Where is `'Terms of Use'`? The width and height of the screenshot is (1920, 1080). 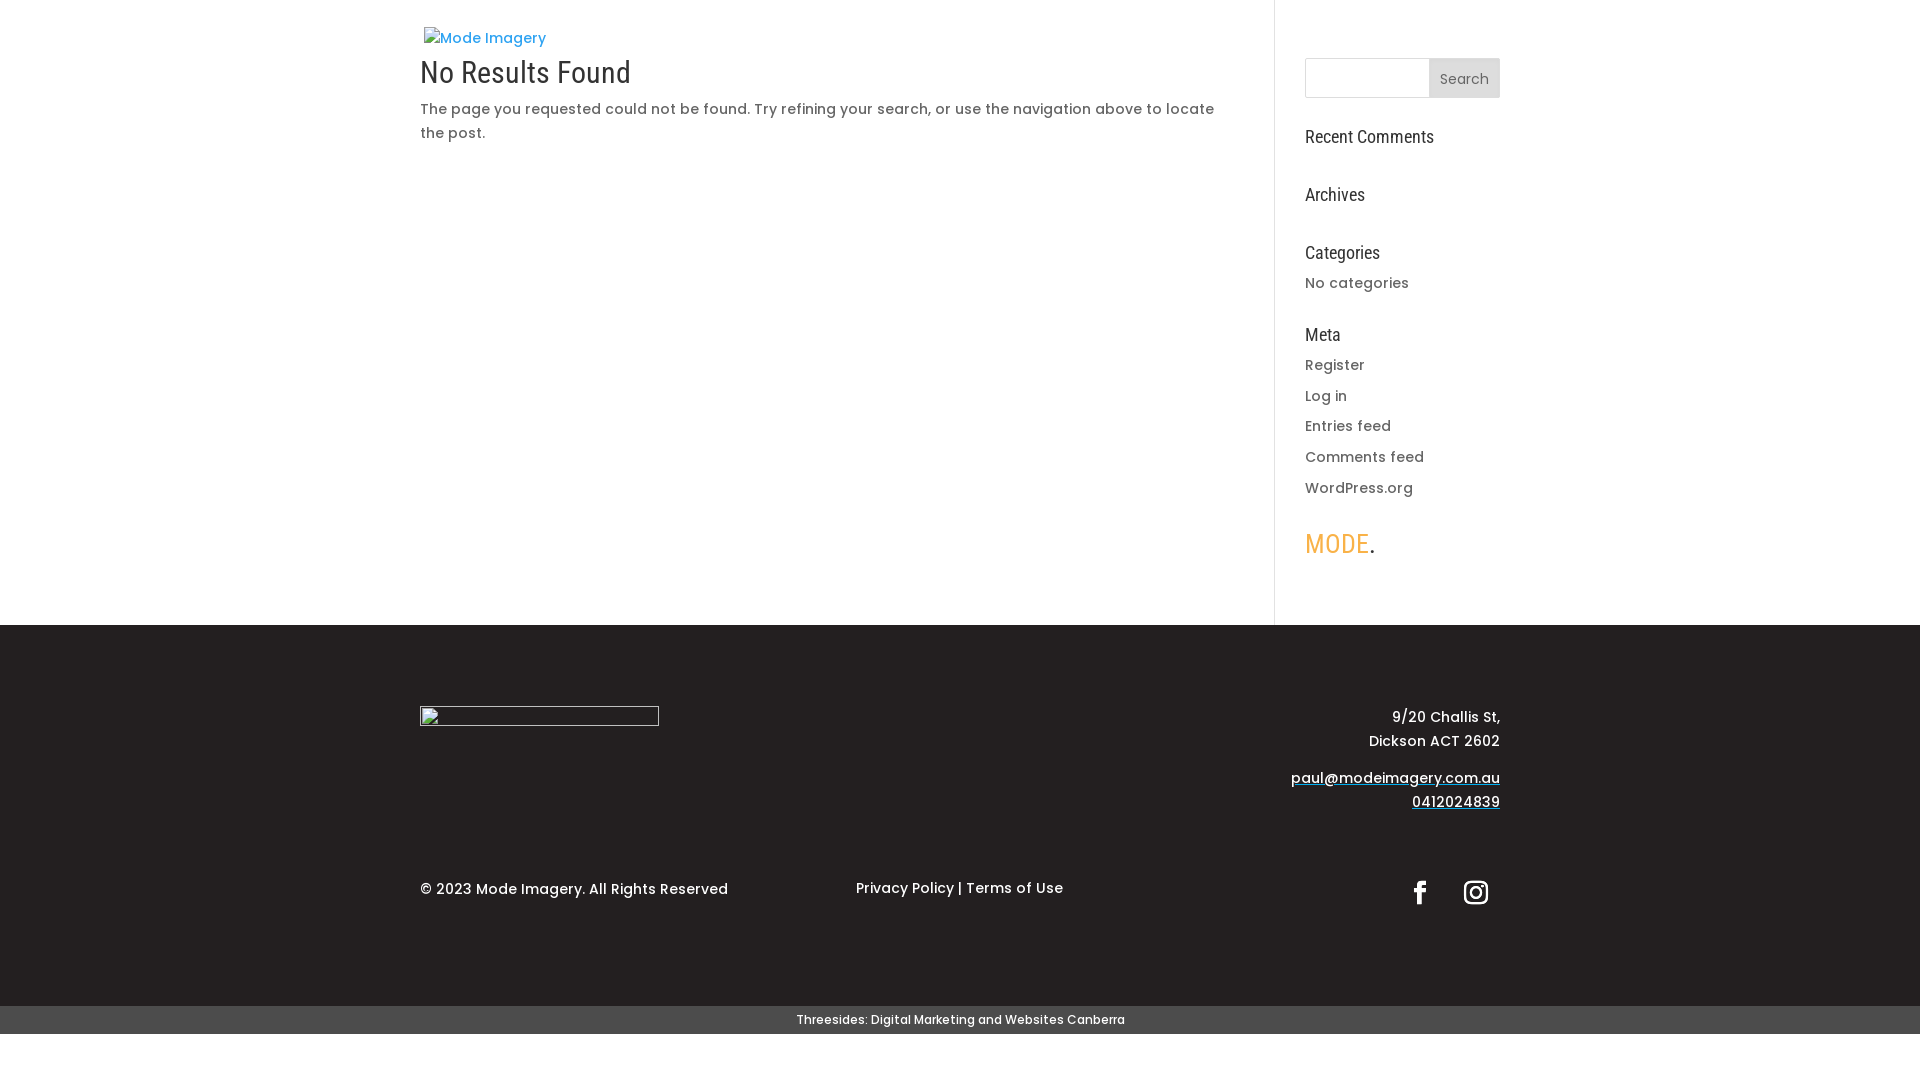 'Terms of Use' is located at coordinates (1014, 886).